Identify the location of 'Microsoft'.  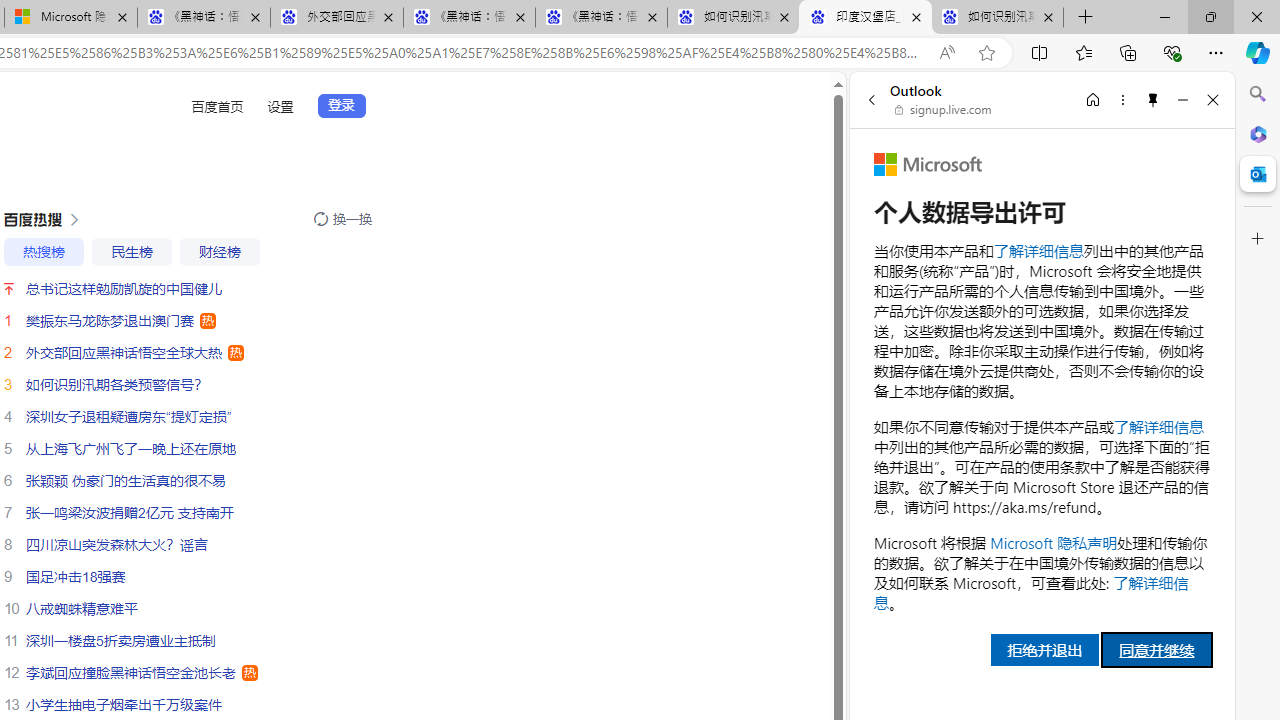
(927, 163).